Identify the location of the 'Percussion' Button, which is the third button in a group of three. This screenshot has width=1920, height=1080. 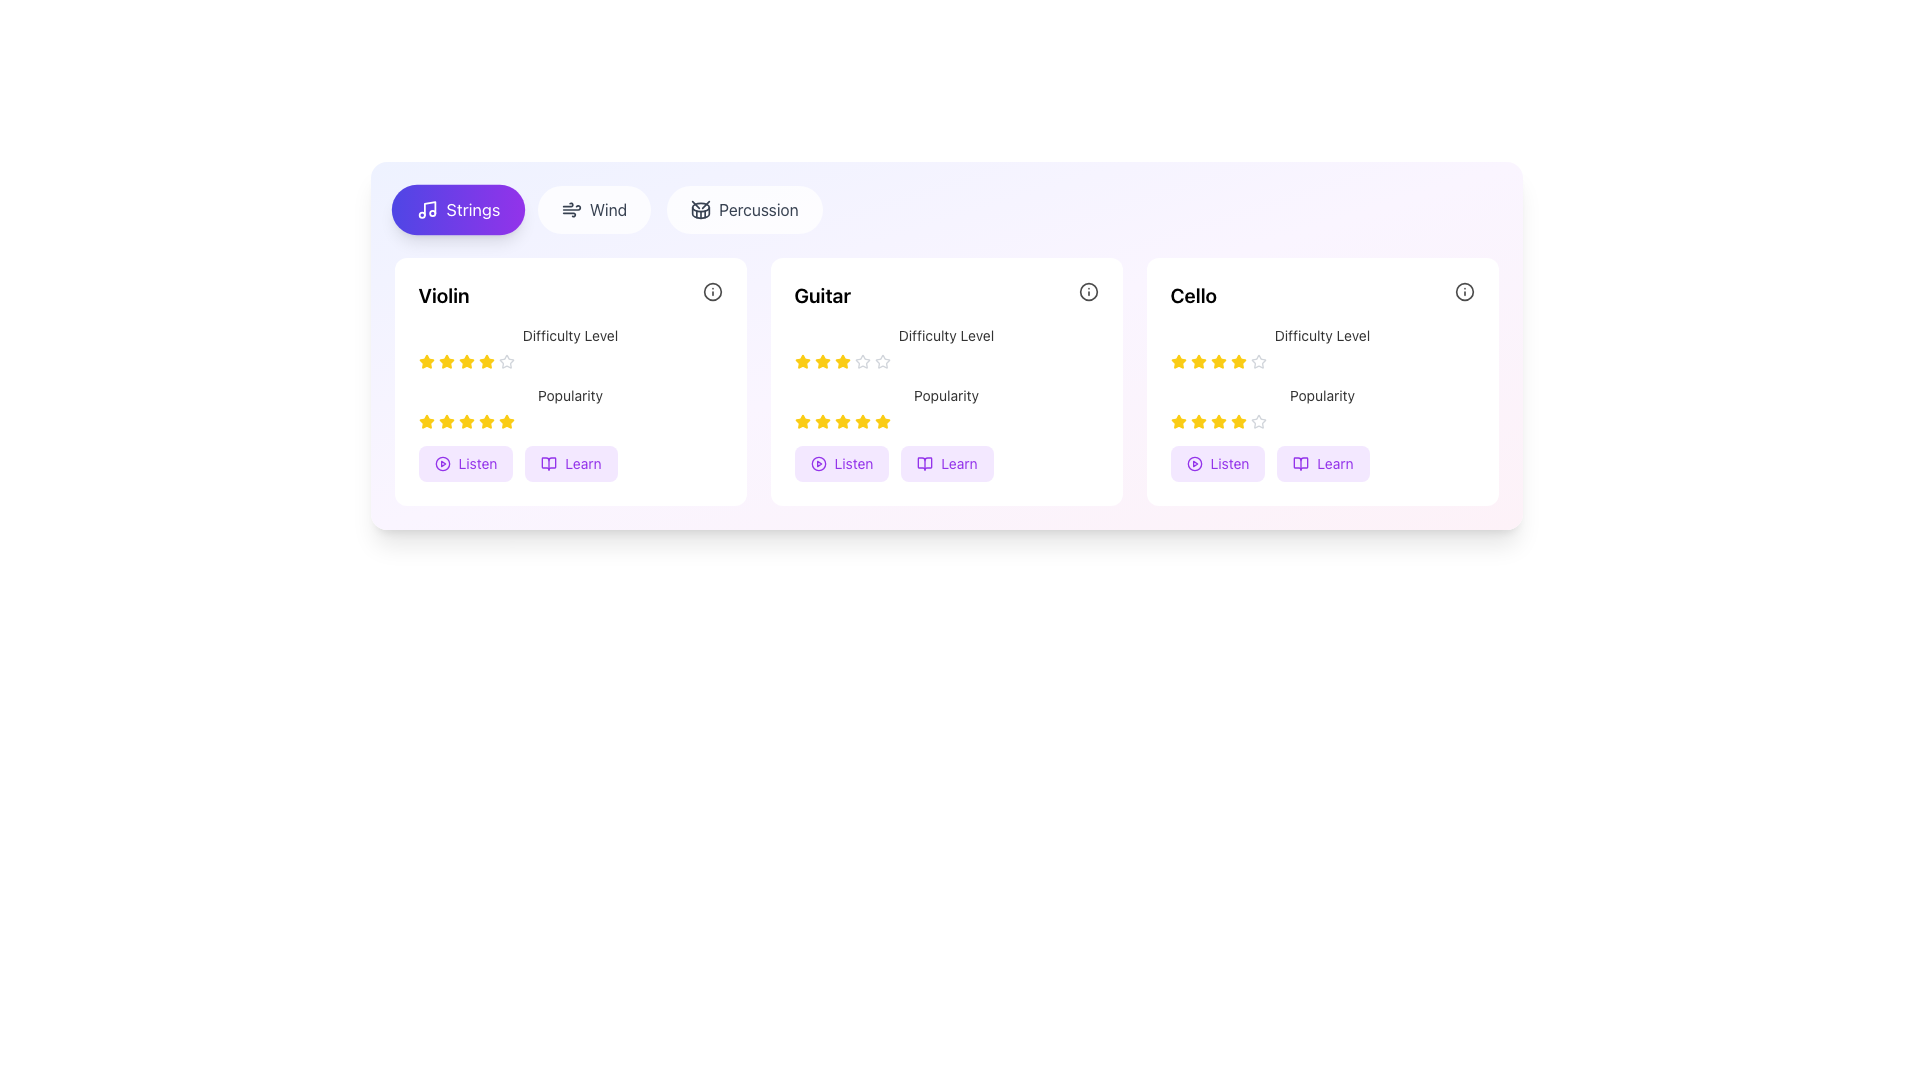
(743, 209).